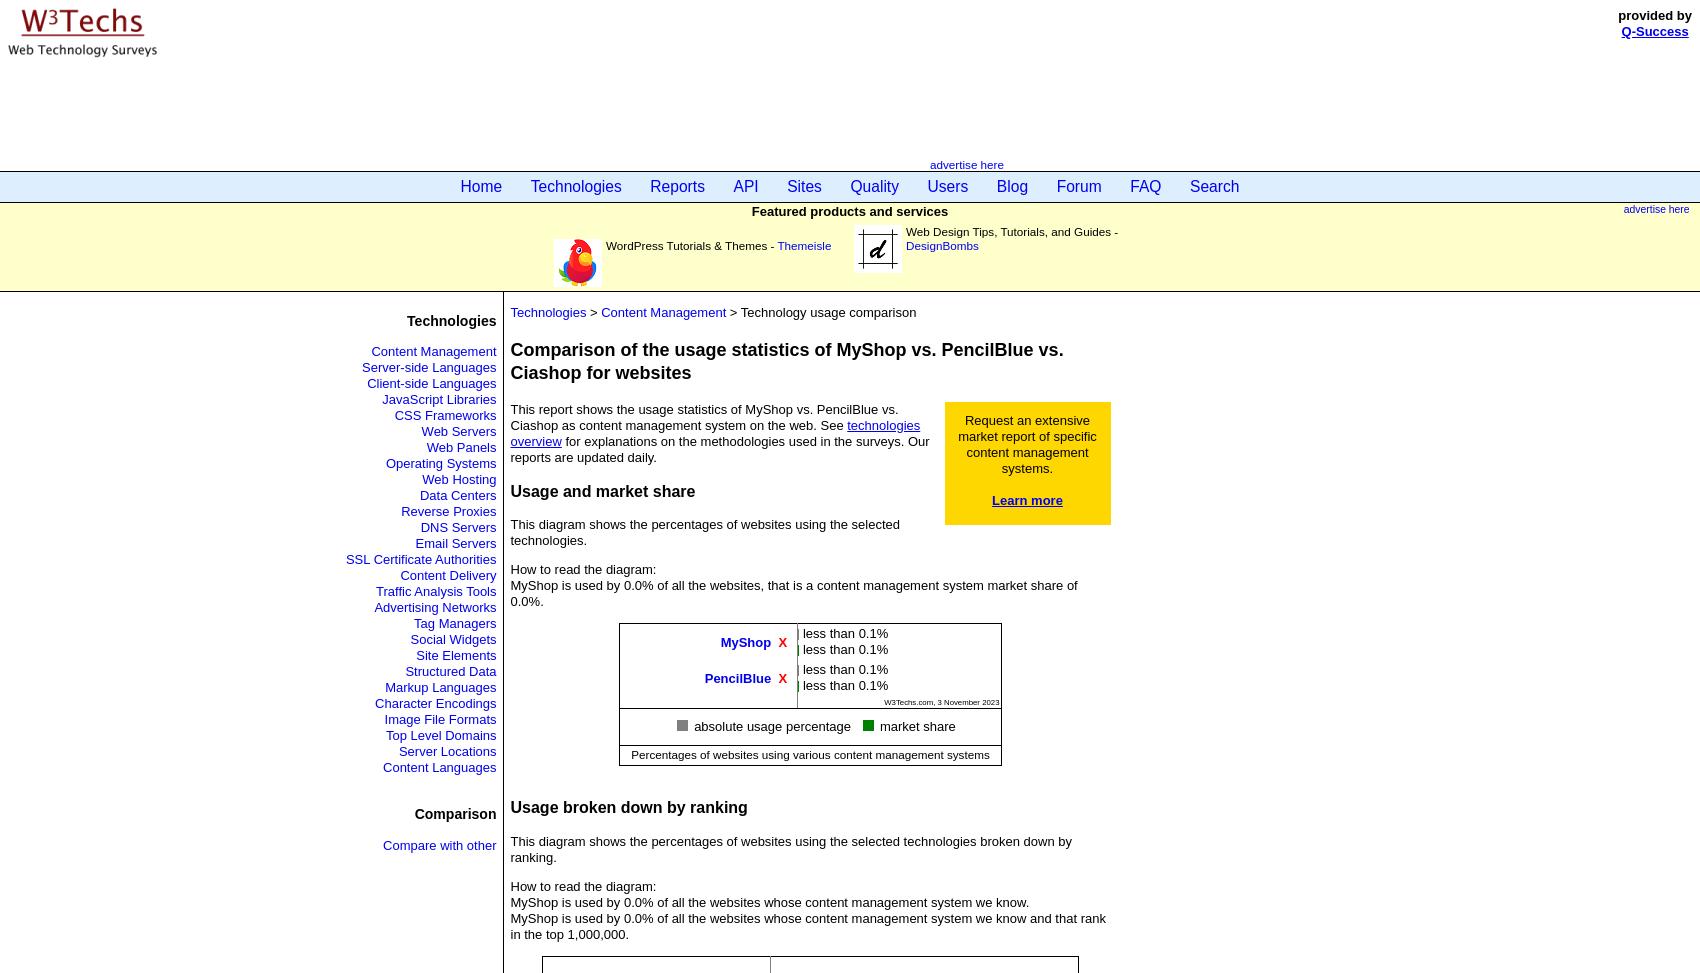 The height and width of the screenshot is (973, 1700). What do you see at coordinates (450, 670) in the screenshot?
I see `'Structured Data'` at bounding box center [450, 670].